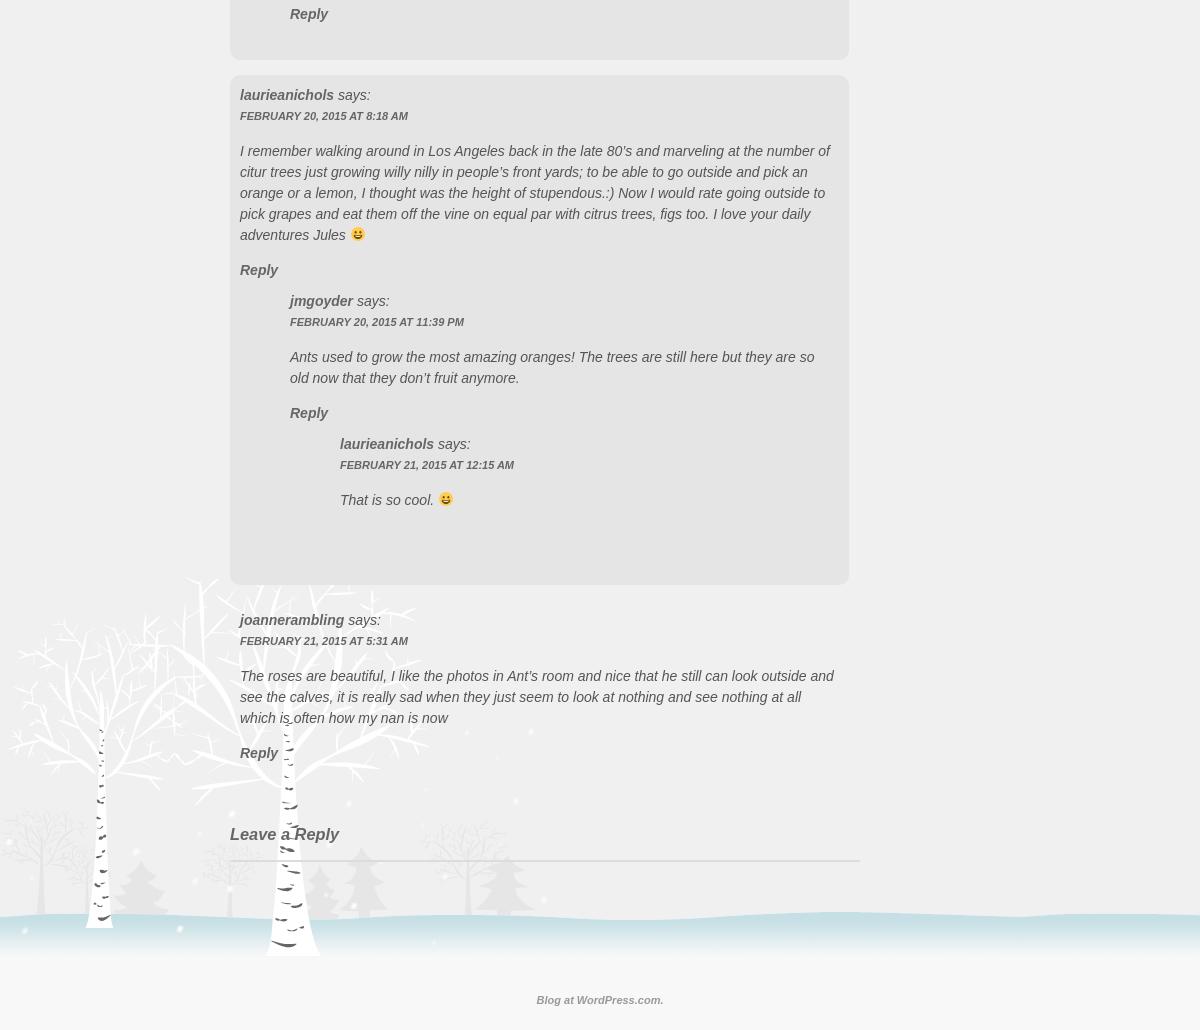  Describe the element at coordinates (426, 463) in the screenshot. I see `'February 21, 2015 at 12:15 AM'` at that location.